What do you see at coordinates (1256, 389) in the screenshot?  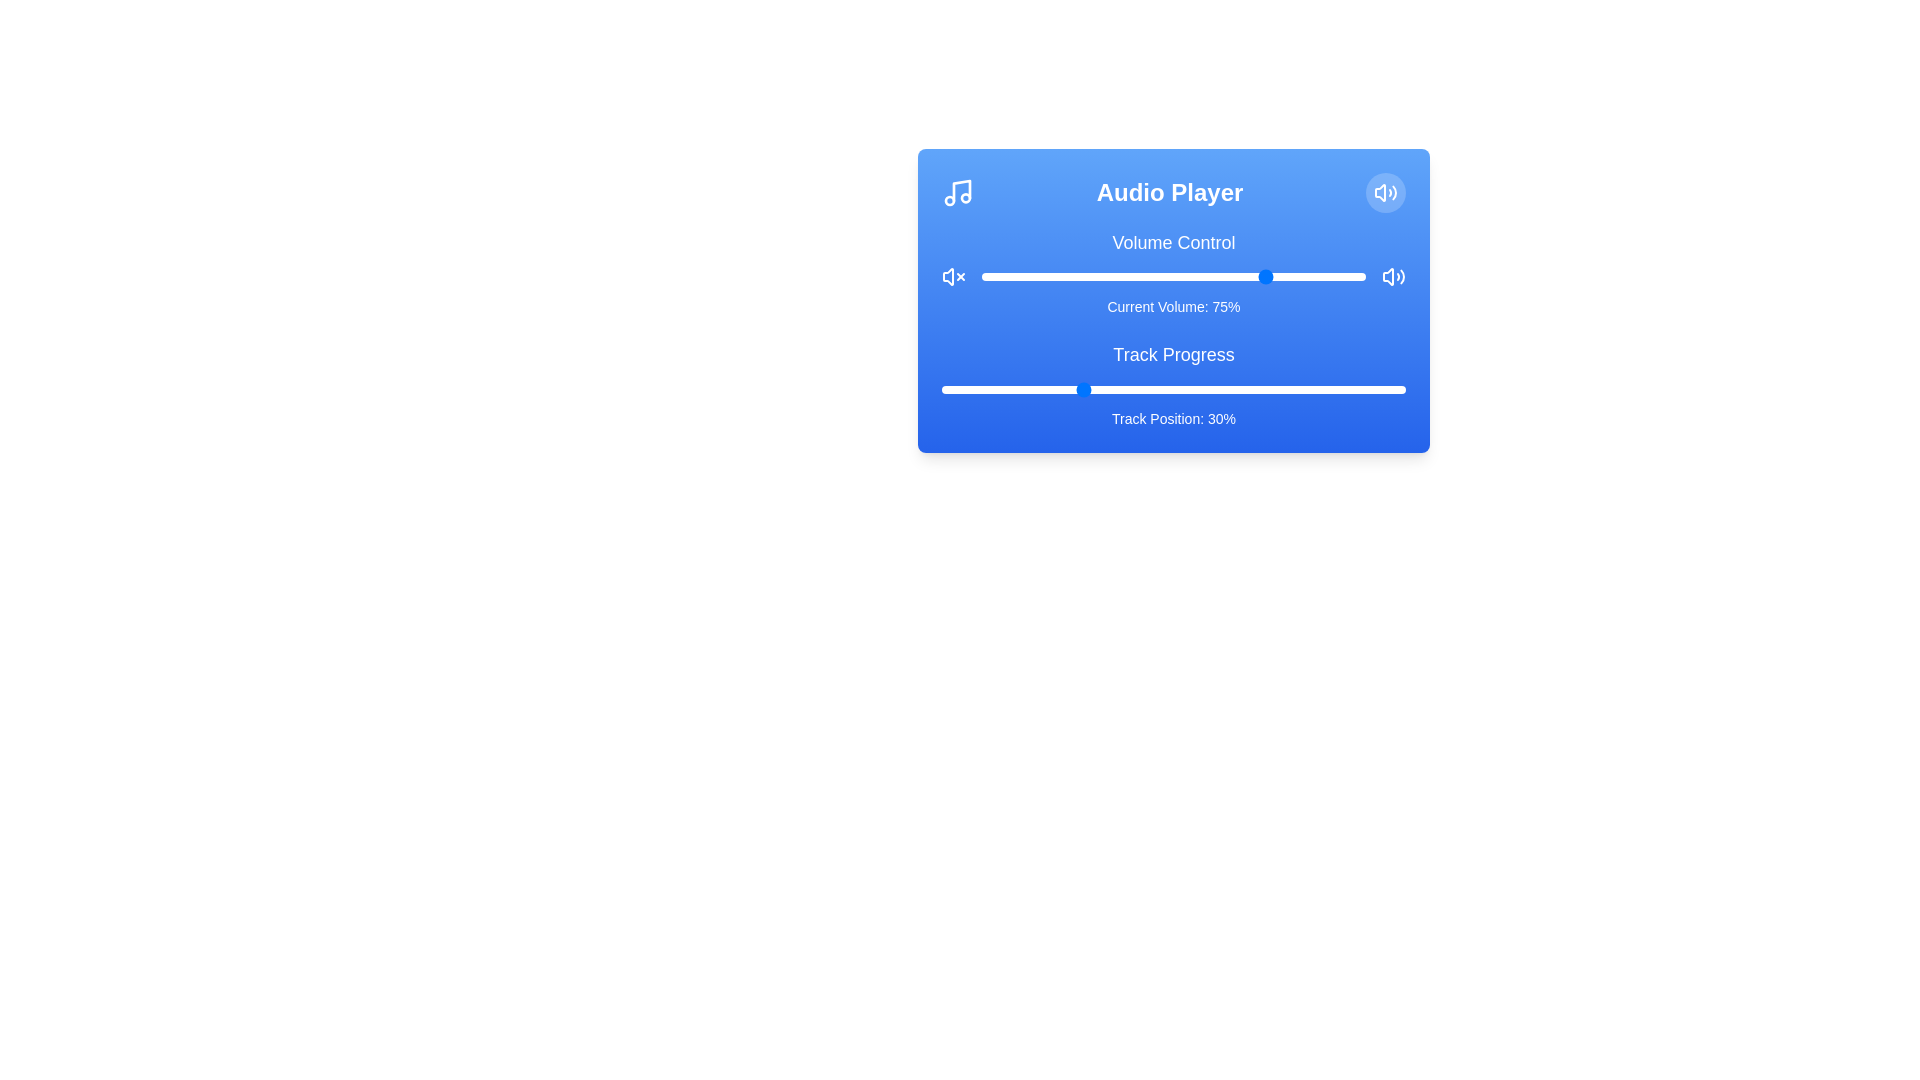 I see `track position` at bounding box center [1256, 389].